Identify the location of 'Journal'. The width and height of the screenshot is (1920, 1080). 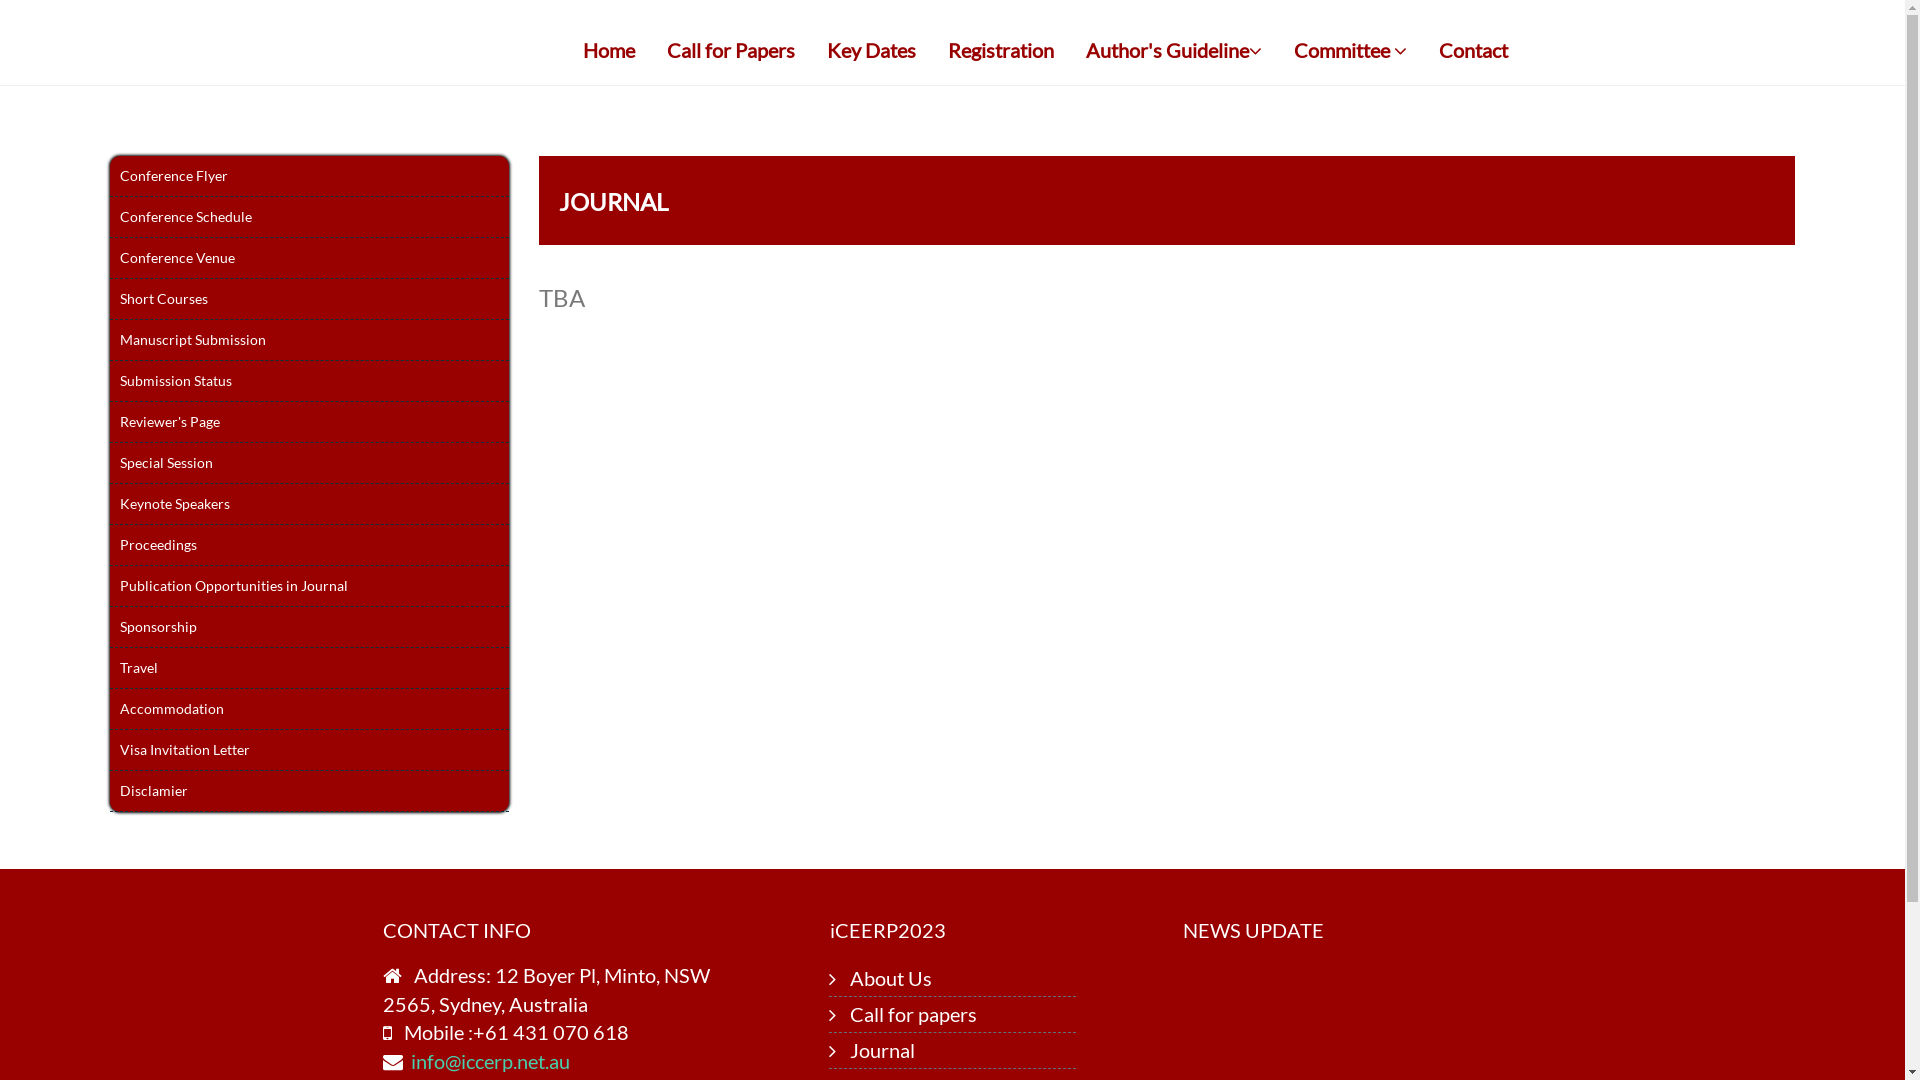
(849, 1048).